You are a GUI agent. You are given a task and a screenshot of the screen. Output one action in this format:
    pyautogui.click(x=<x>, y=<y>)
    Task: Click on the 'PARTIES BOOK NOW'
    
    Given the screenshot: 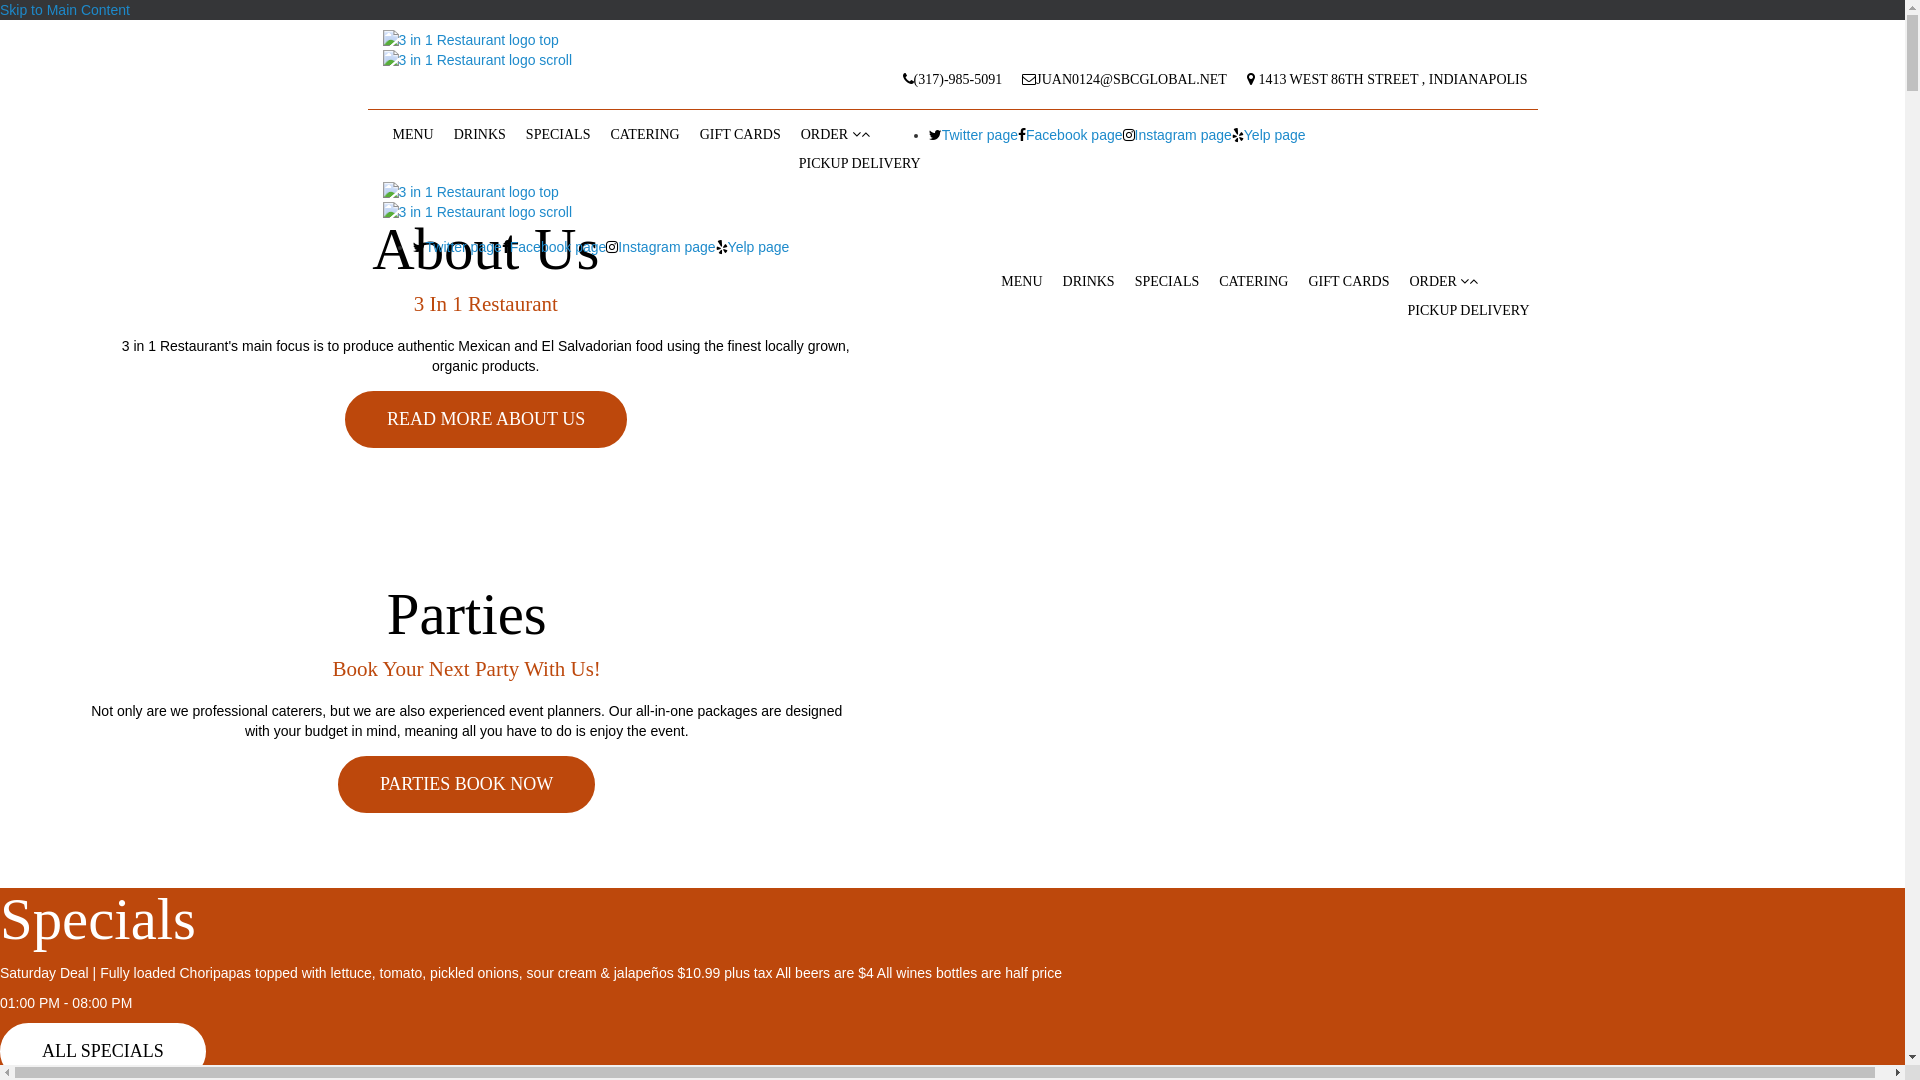 What is the action you would take?
    pyautogui.click(x=465, y=783)
    